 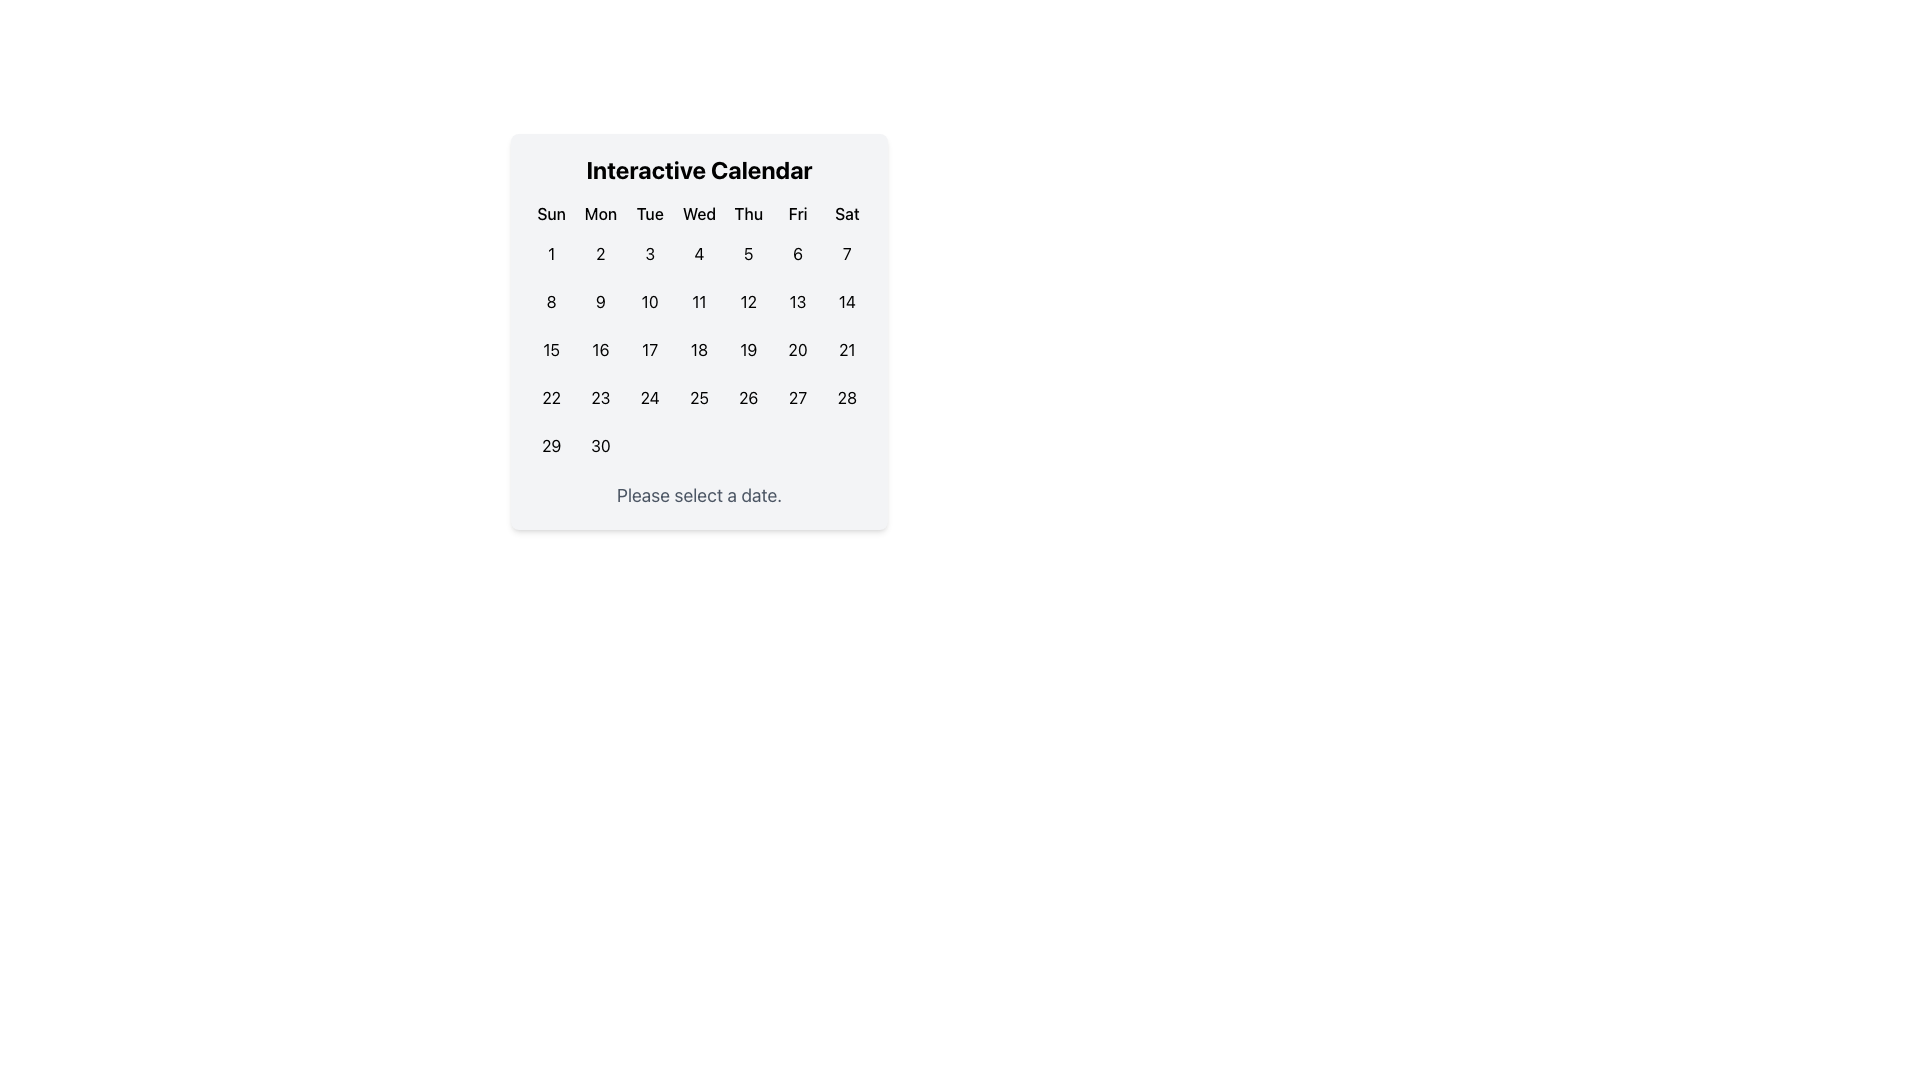 What do you see at coordinates (551, 397) in the screenshot?
I see `the calendar date cell displaying the number '22' in the first column of the fourth row` at bounding box center [551, 397].